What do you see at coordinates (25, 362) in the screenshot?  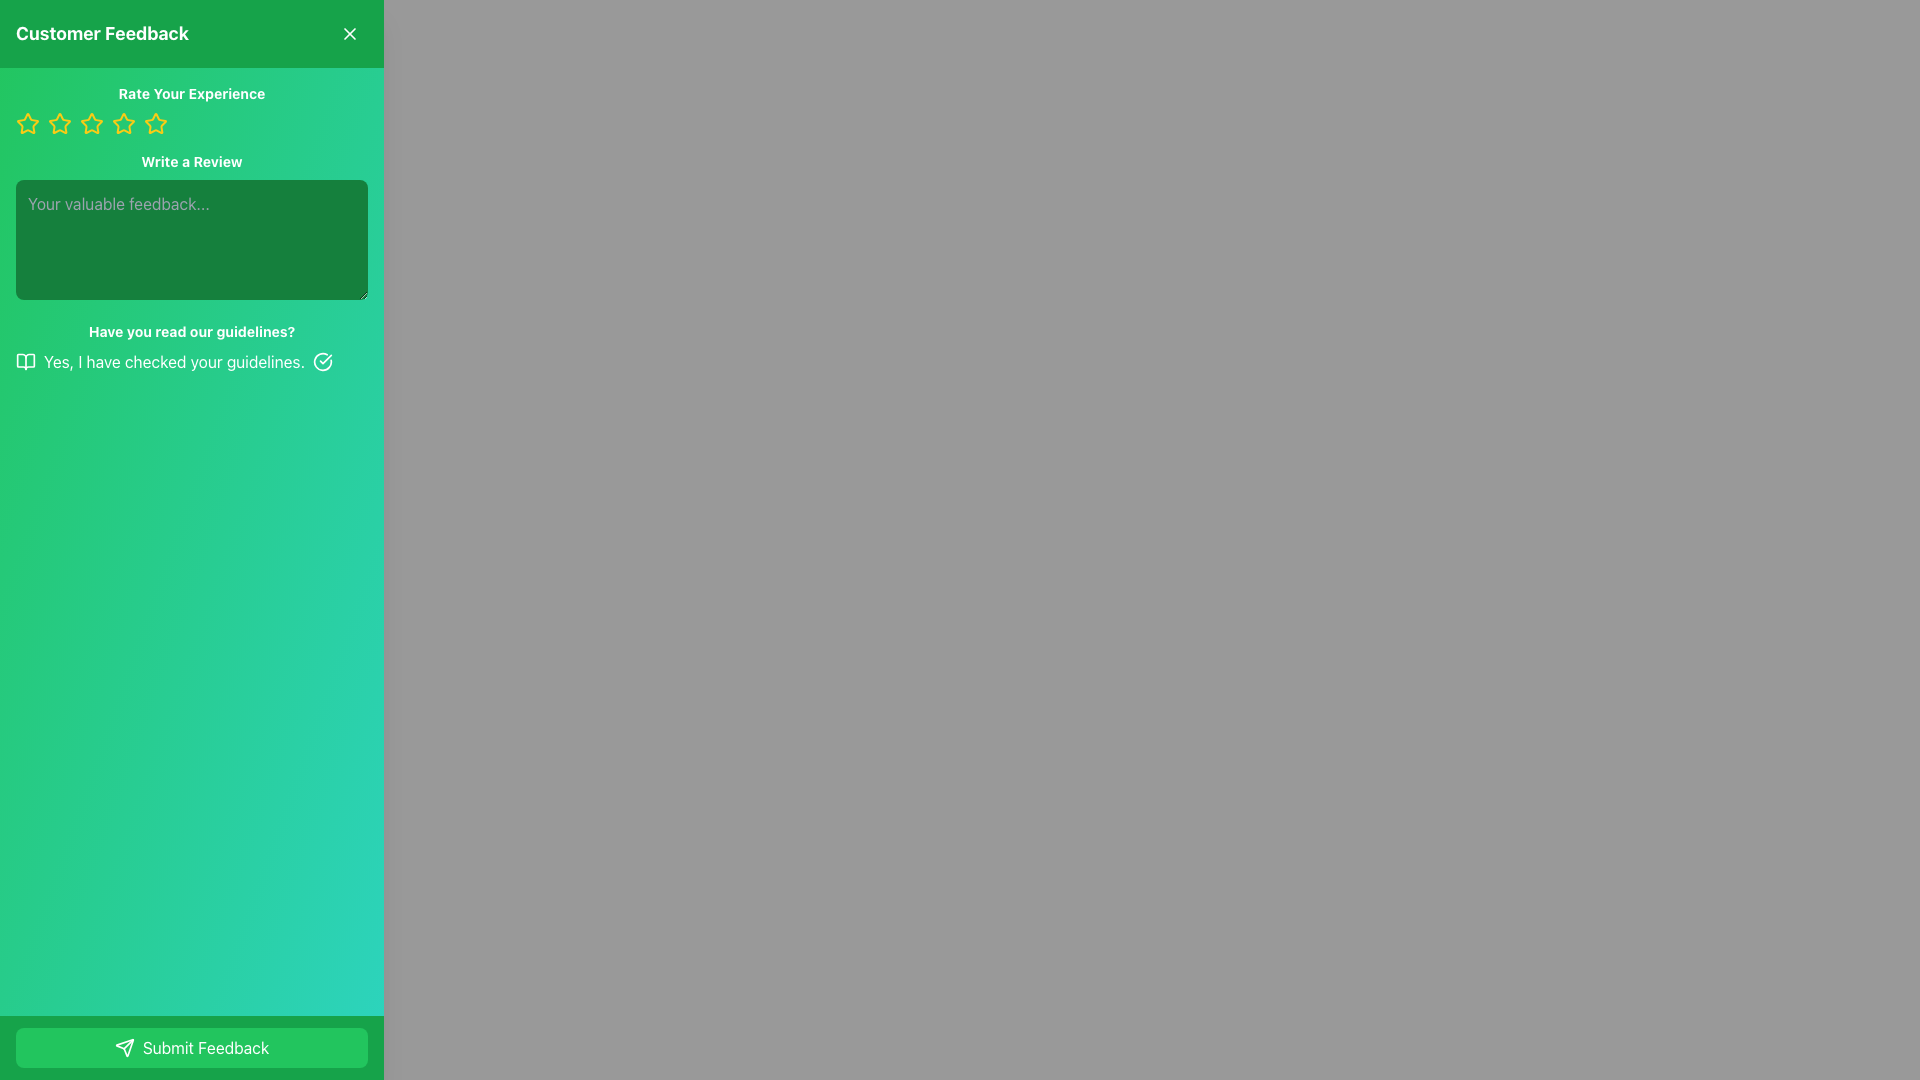 I see `the left-opened book icon, which is part of a vector graphic in the feedback panel located above the 'Yes, I have checked your guidelines' checkbox` at bounding box center [25, 362].